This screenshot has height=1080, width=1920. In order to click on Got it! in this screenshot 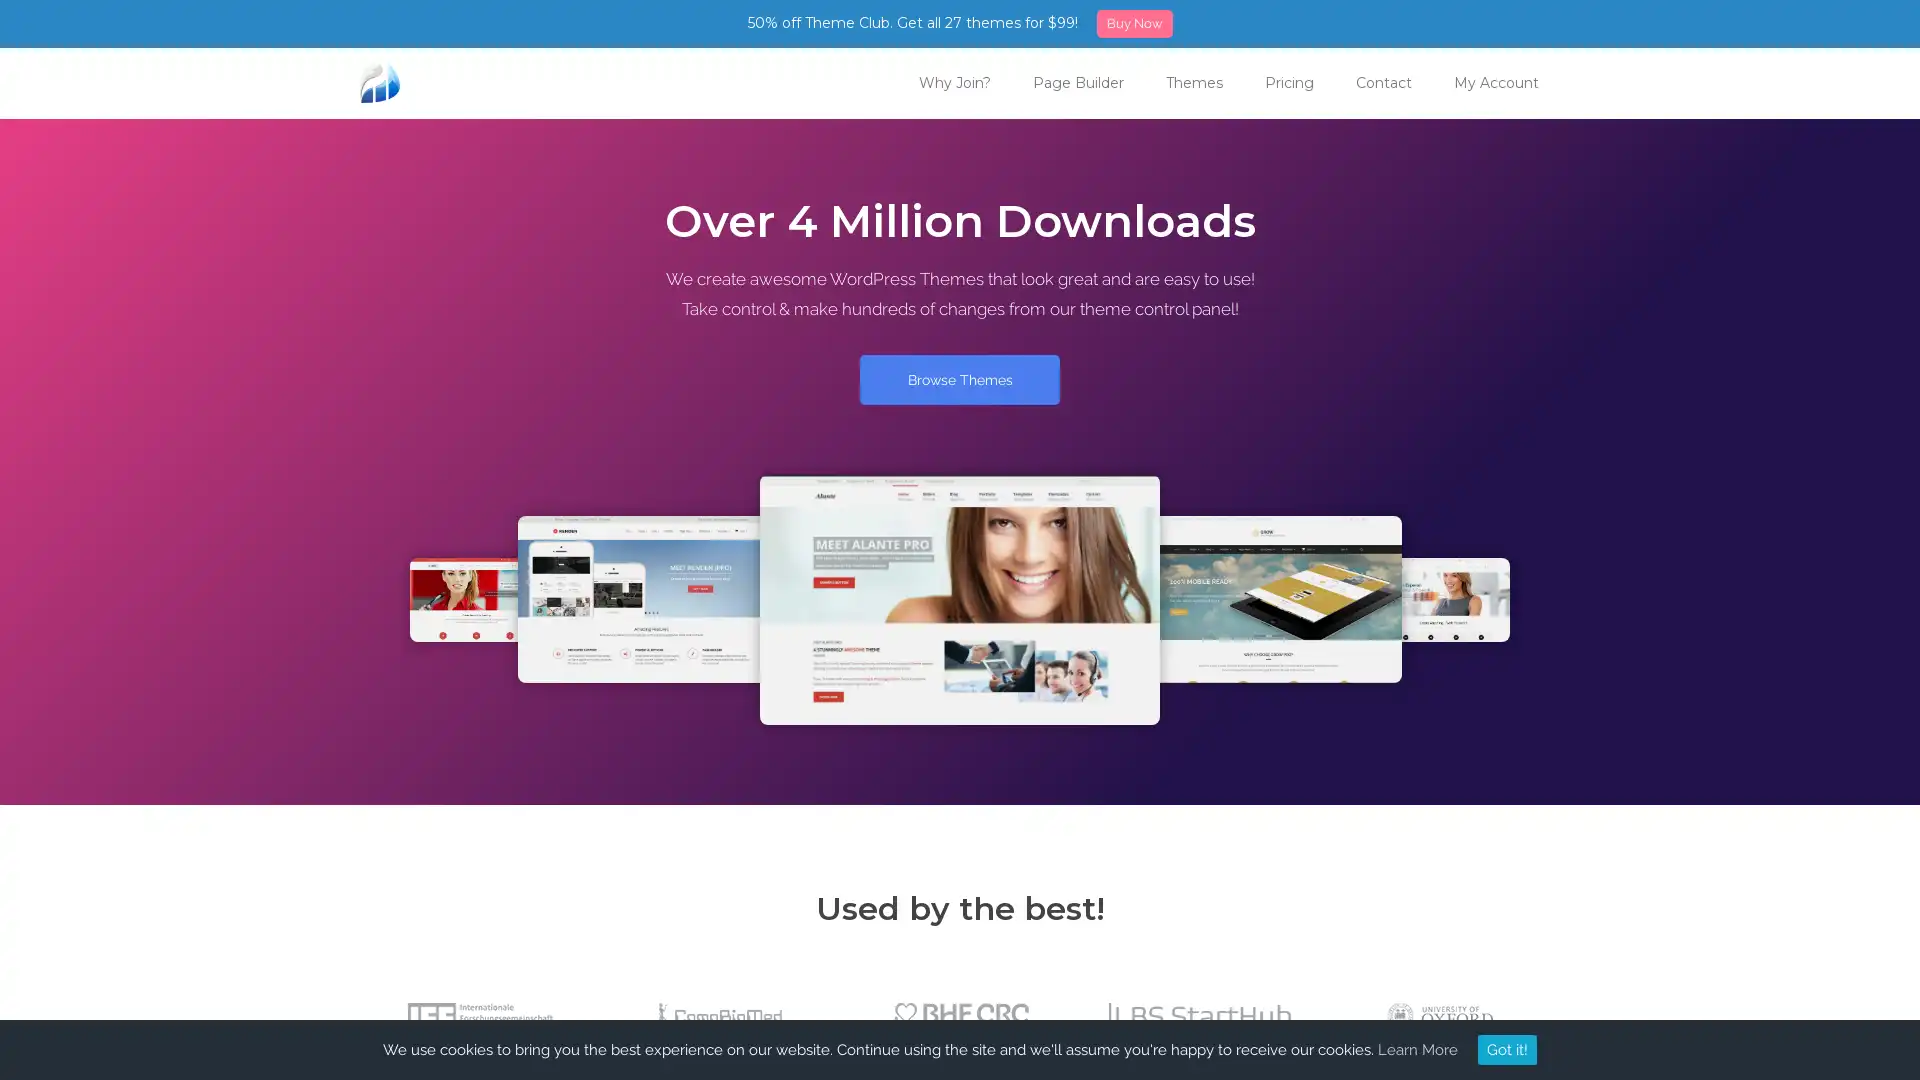, I will do `click(1507, 1048)`.